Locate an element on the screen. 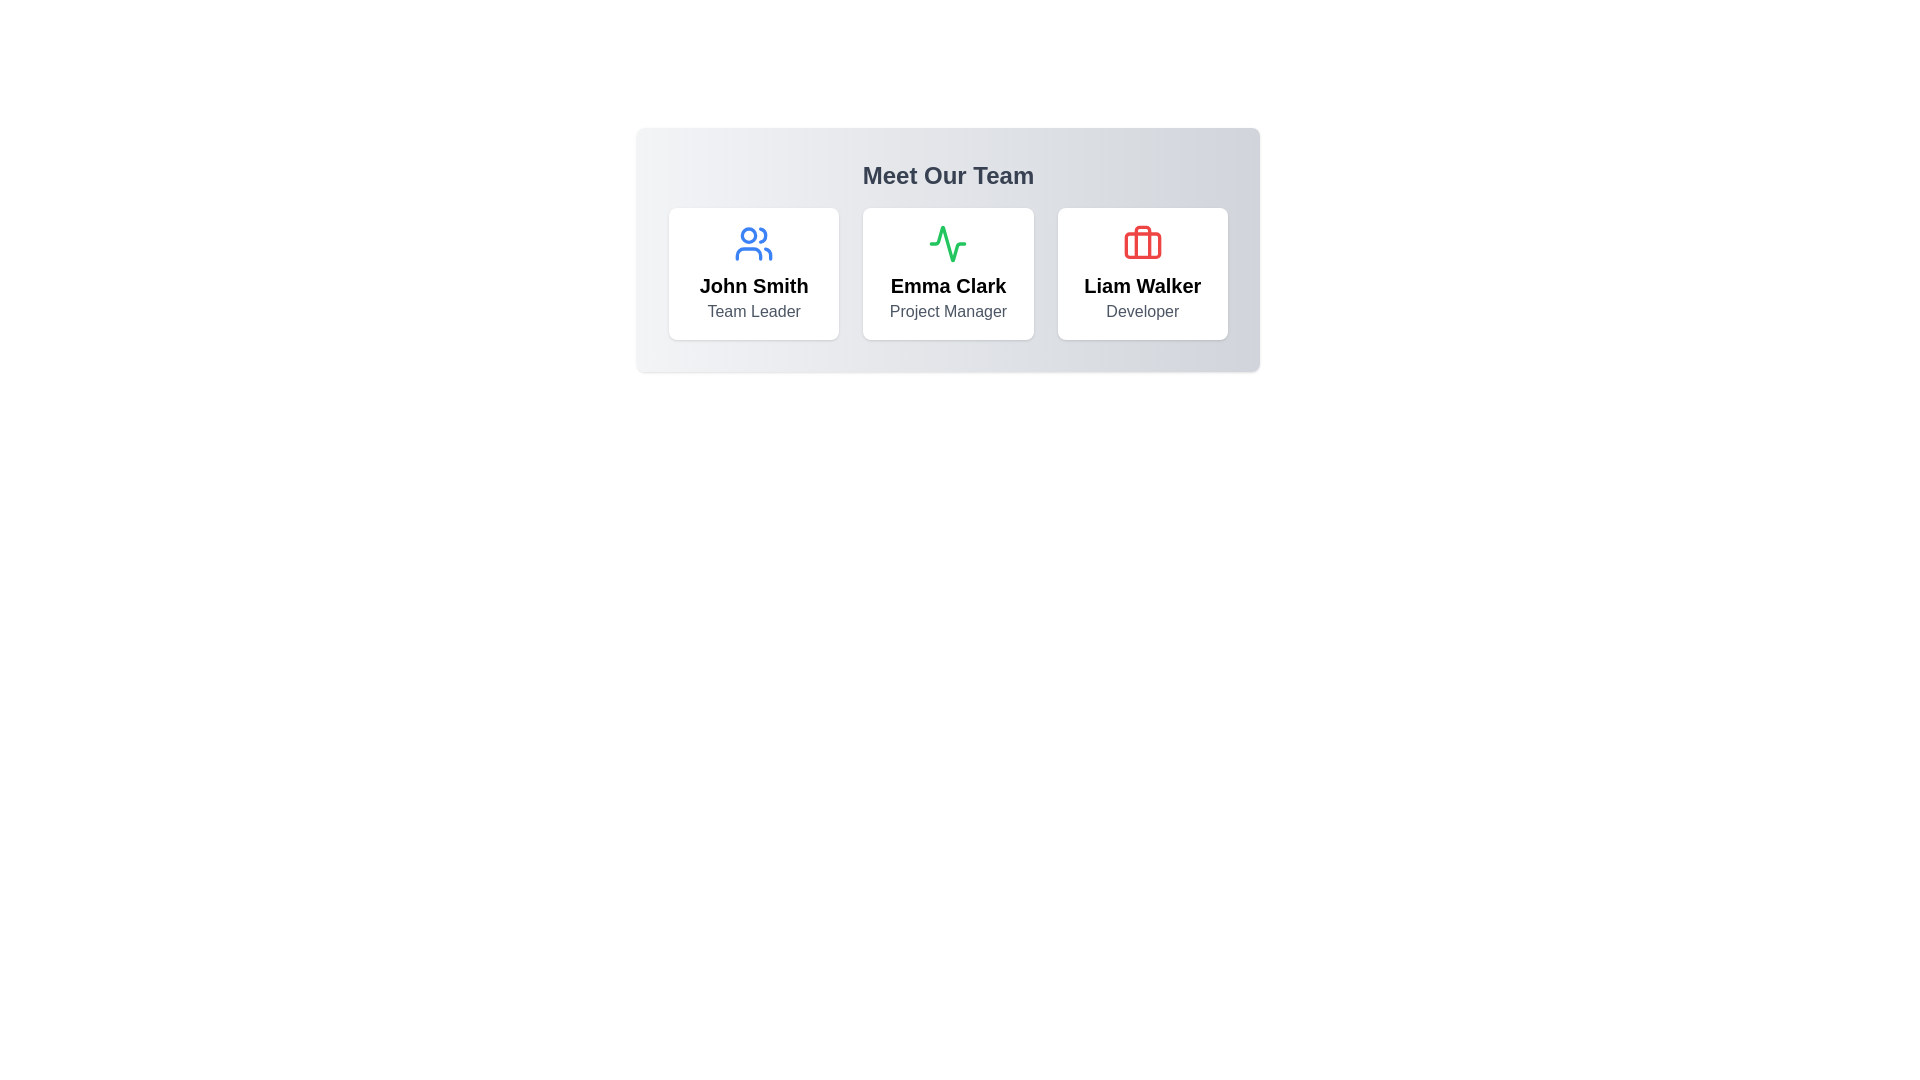 The width and height of the screenshot is (1920, 1080). the Text Label displaying the role 'Project Manager' for the profile of 'Emma Clark', which is centrally aligned below the name in the profile card is located at coordinates (947, 312).